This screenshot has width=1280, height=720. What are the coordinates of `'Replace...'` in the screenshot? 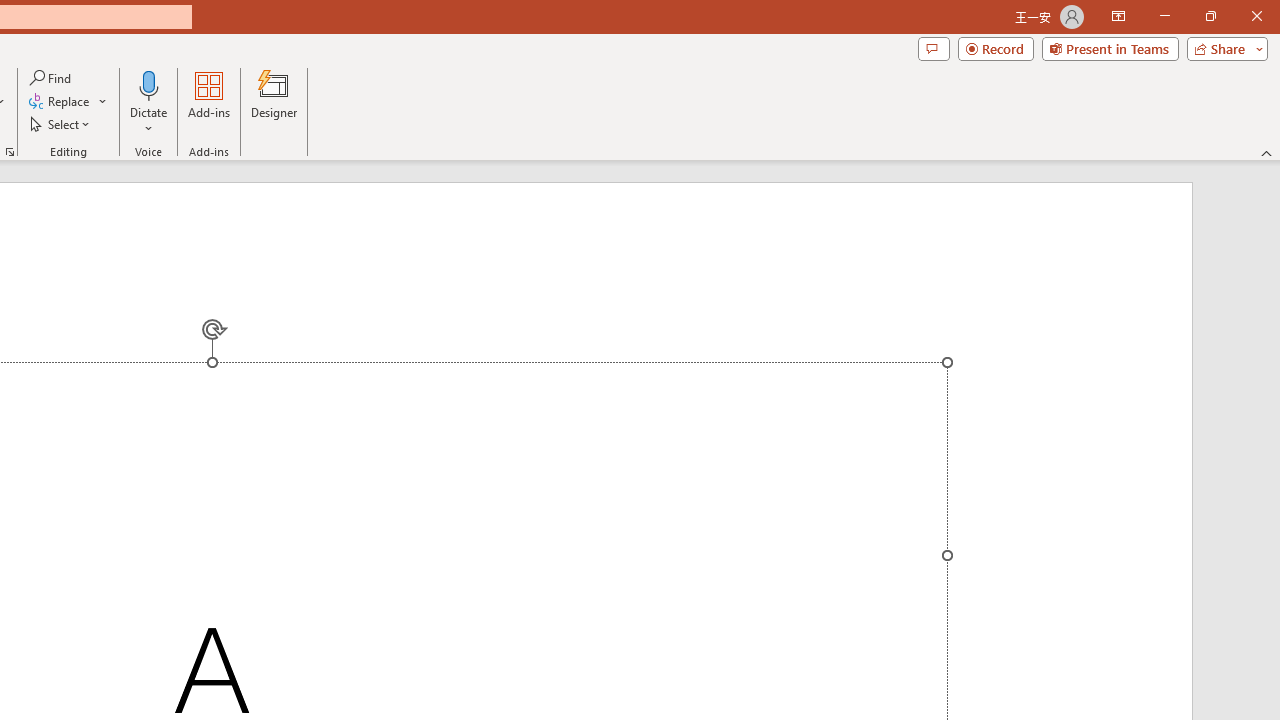 It's located at (69, 101).